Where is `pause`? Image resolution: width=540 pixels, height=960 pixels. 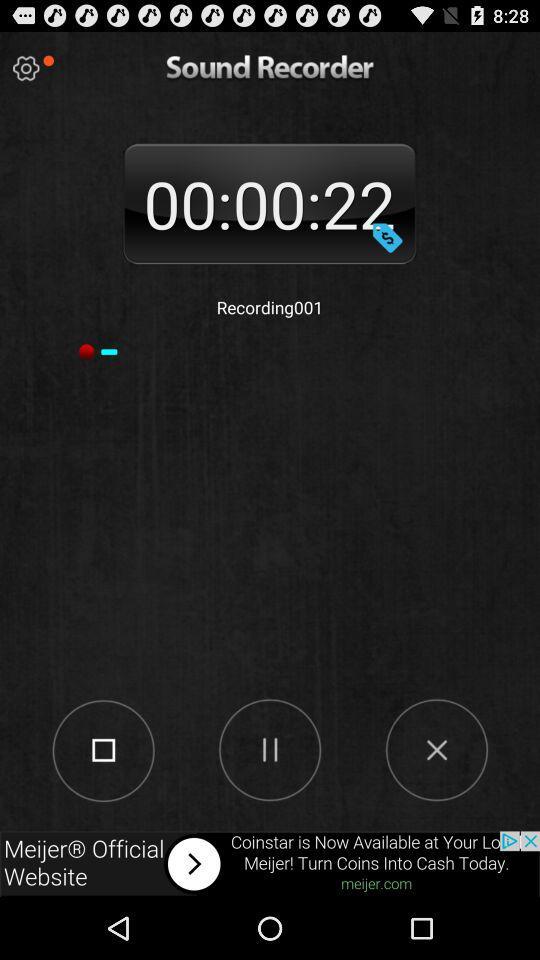
pause is located at coordinates (269, 748).